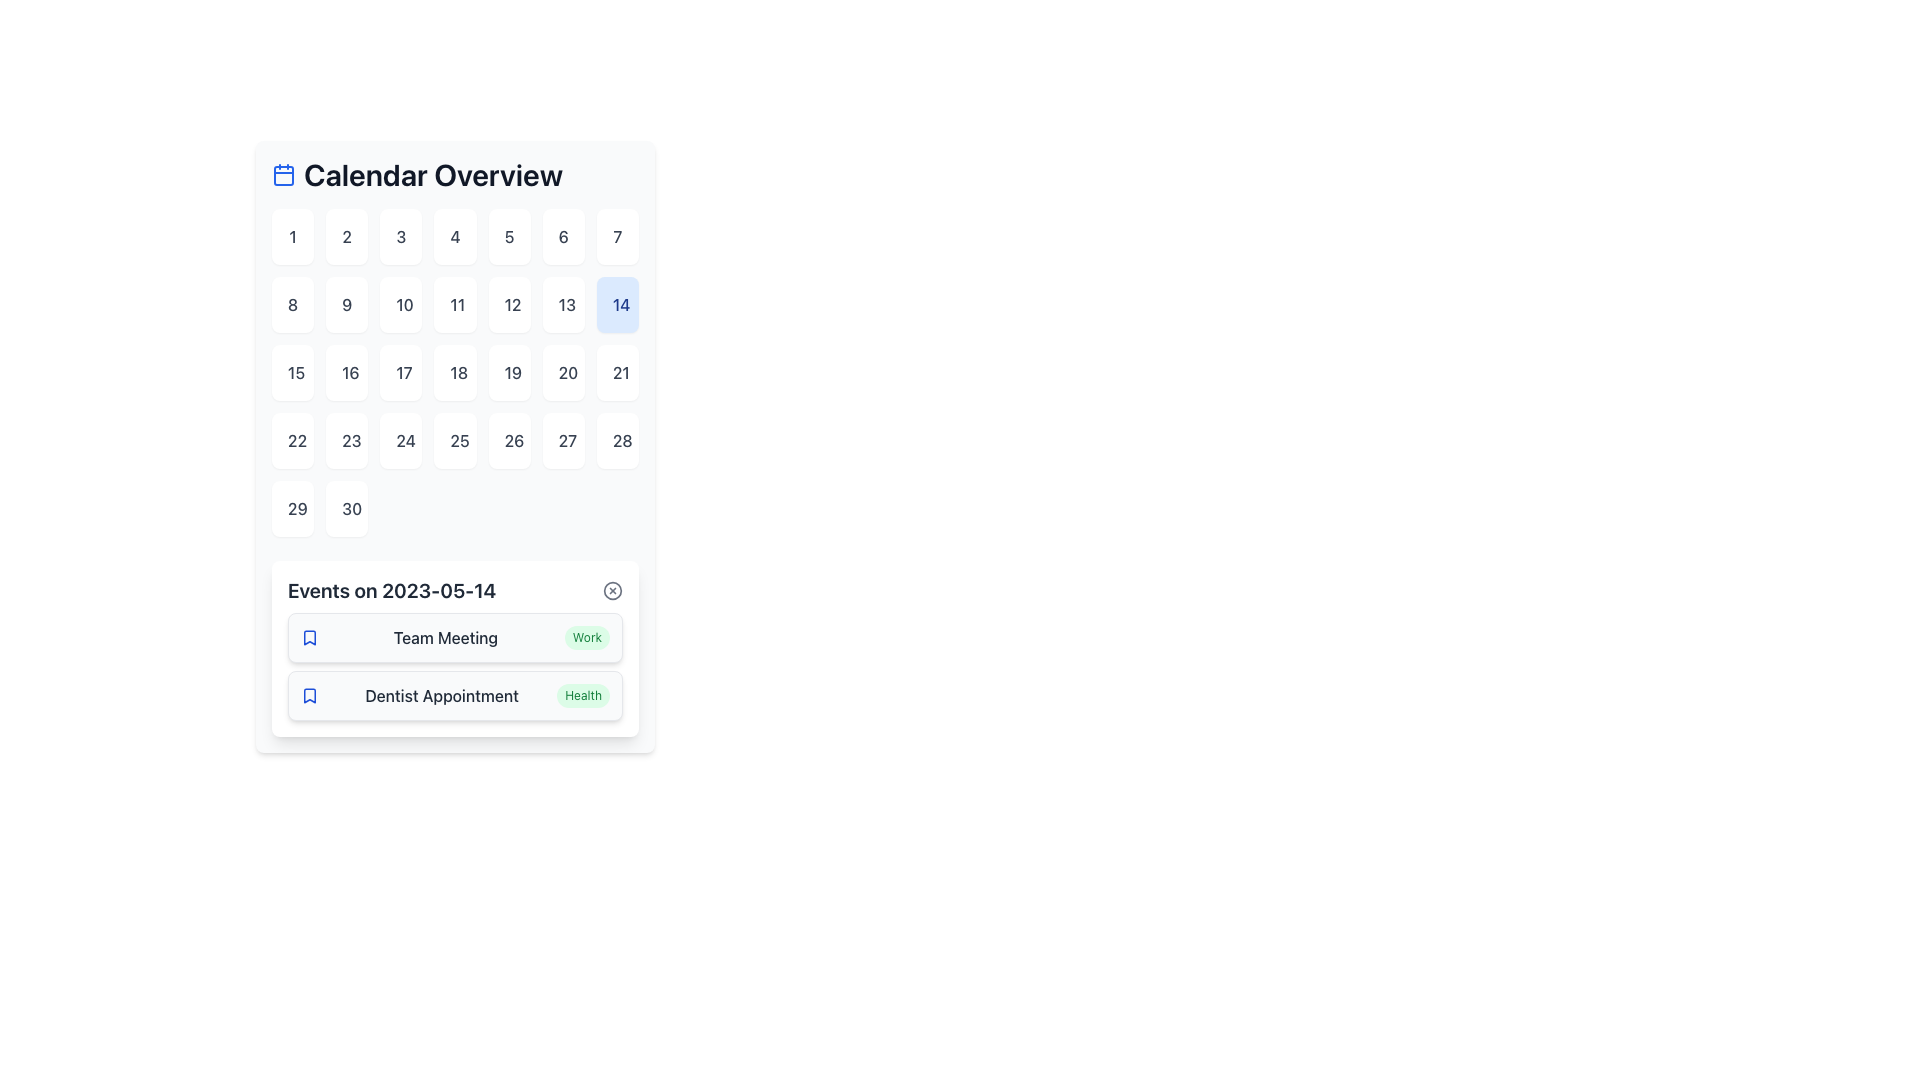 The height and width of the screenshot is (1080, 1920). What do you see at coordinates (291, 373) in the screenshot?
I see `the calendar button displaying the number '15'` at bounding box center [291, 373].